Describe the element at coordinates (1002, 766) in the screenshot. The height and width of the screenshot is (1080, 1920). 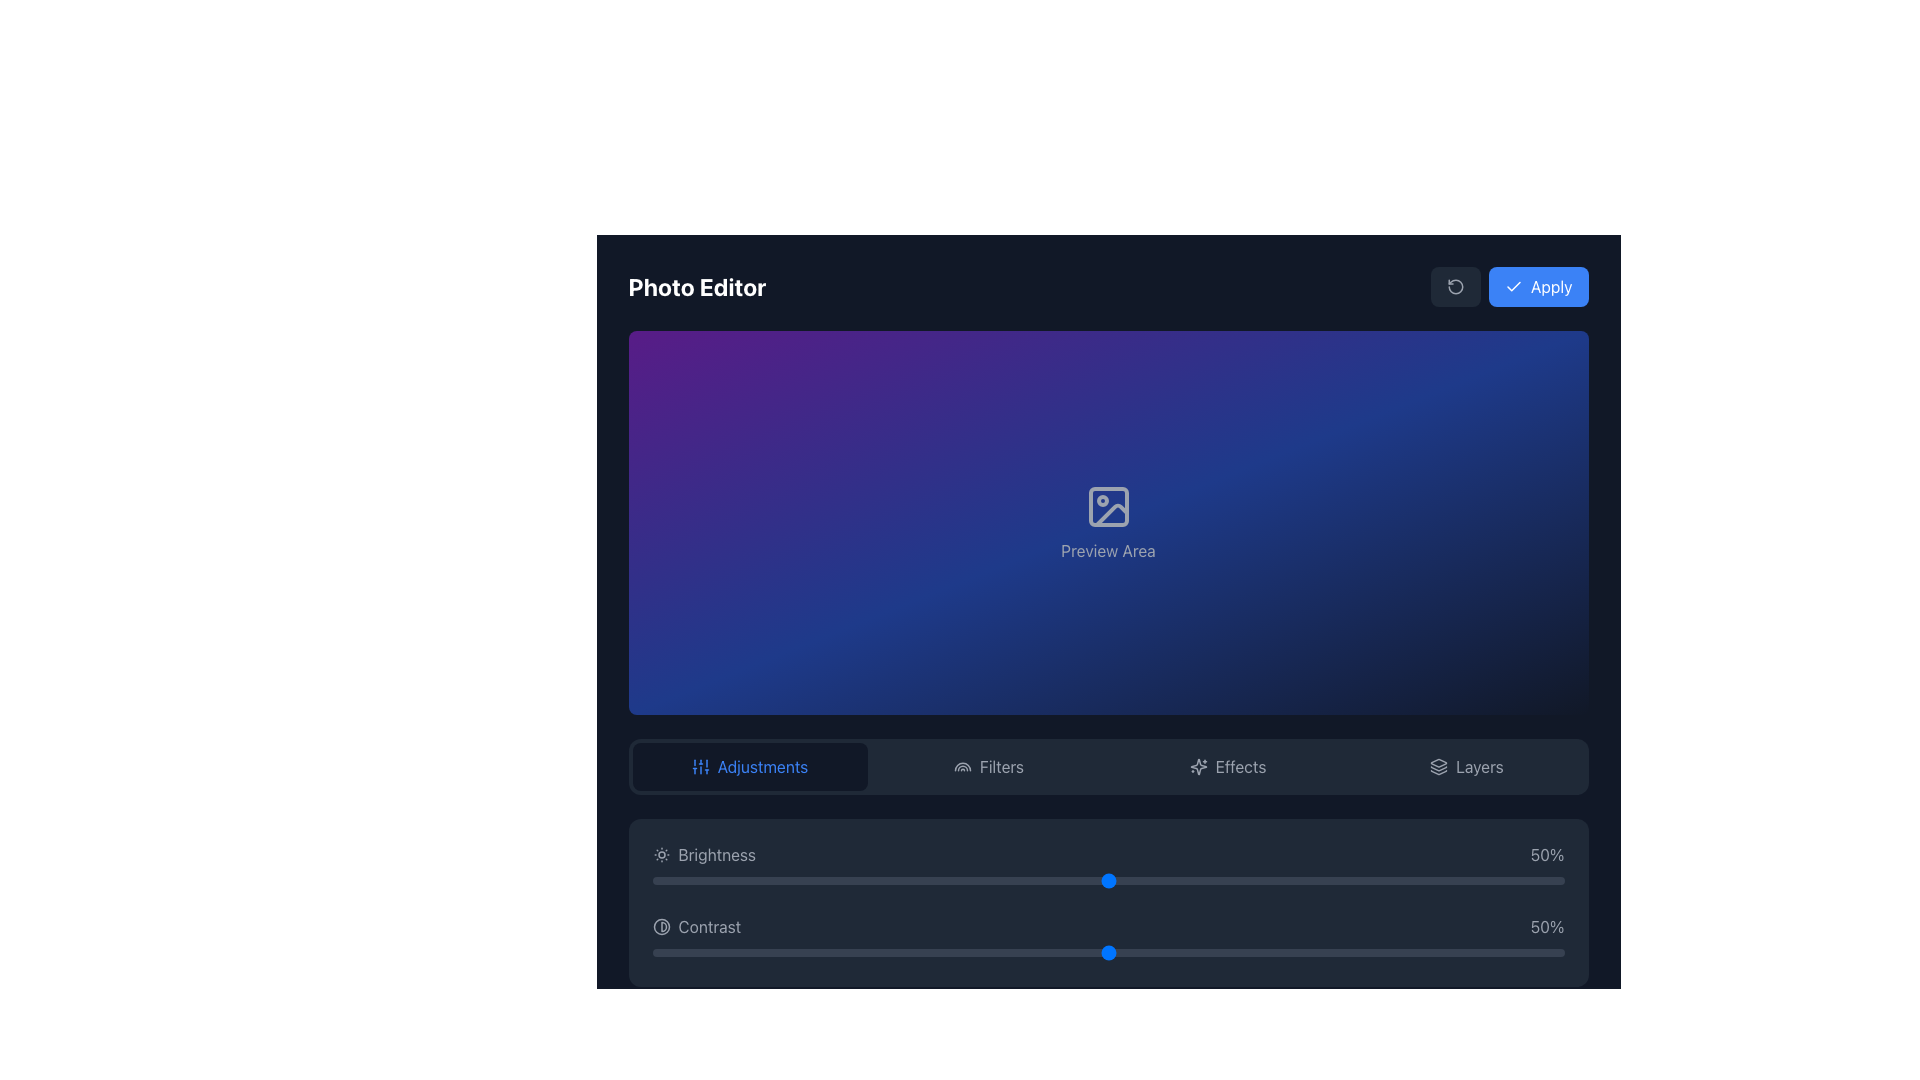
I see `the navigation label that serves as a filter option, positioned second in the navigation bar between 'Adjustments' and 'Effects'` at that location.